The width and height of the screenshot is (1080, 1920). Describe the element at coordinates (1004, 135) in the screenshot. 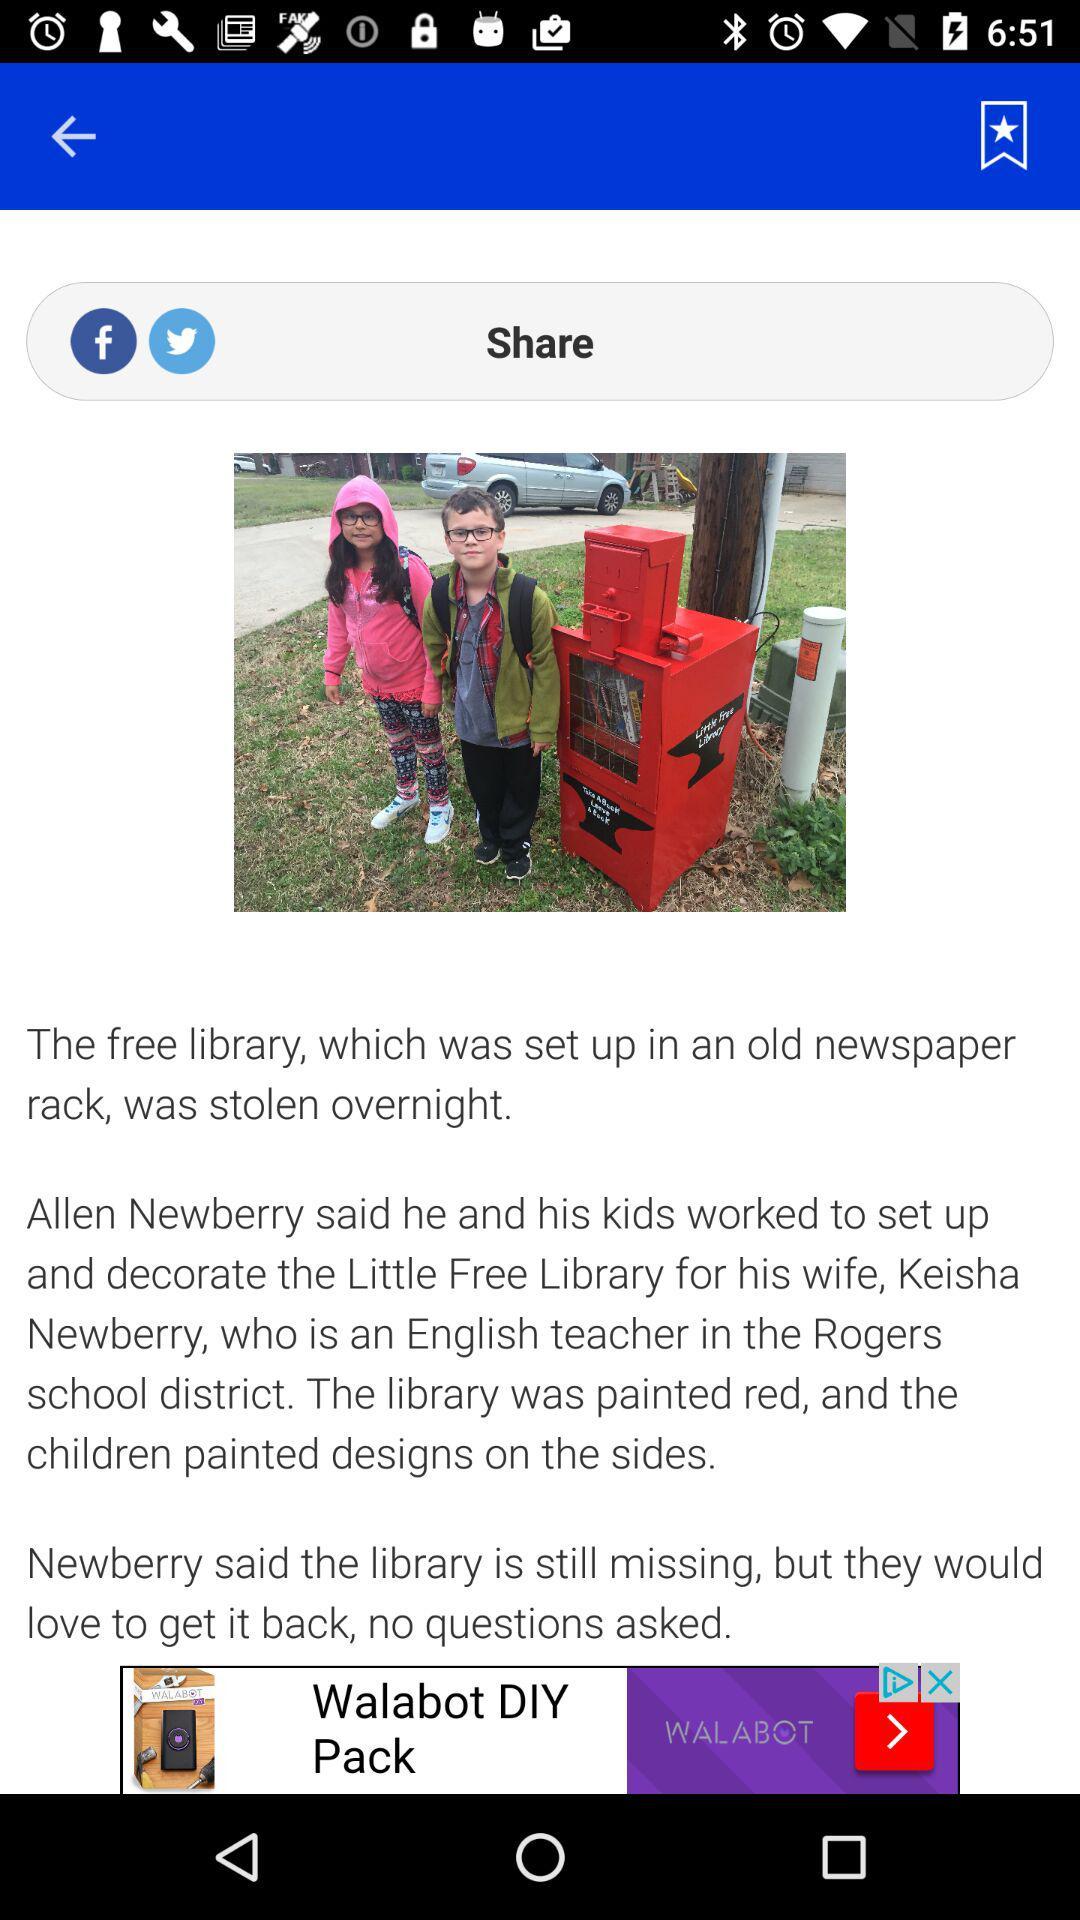

I see `save` at that location.